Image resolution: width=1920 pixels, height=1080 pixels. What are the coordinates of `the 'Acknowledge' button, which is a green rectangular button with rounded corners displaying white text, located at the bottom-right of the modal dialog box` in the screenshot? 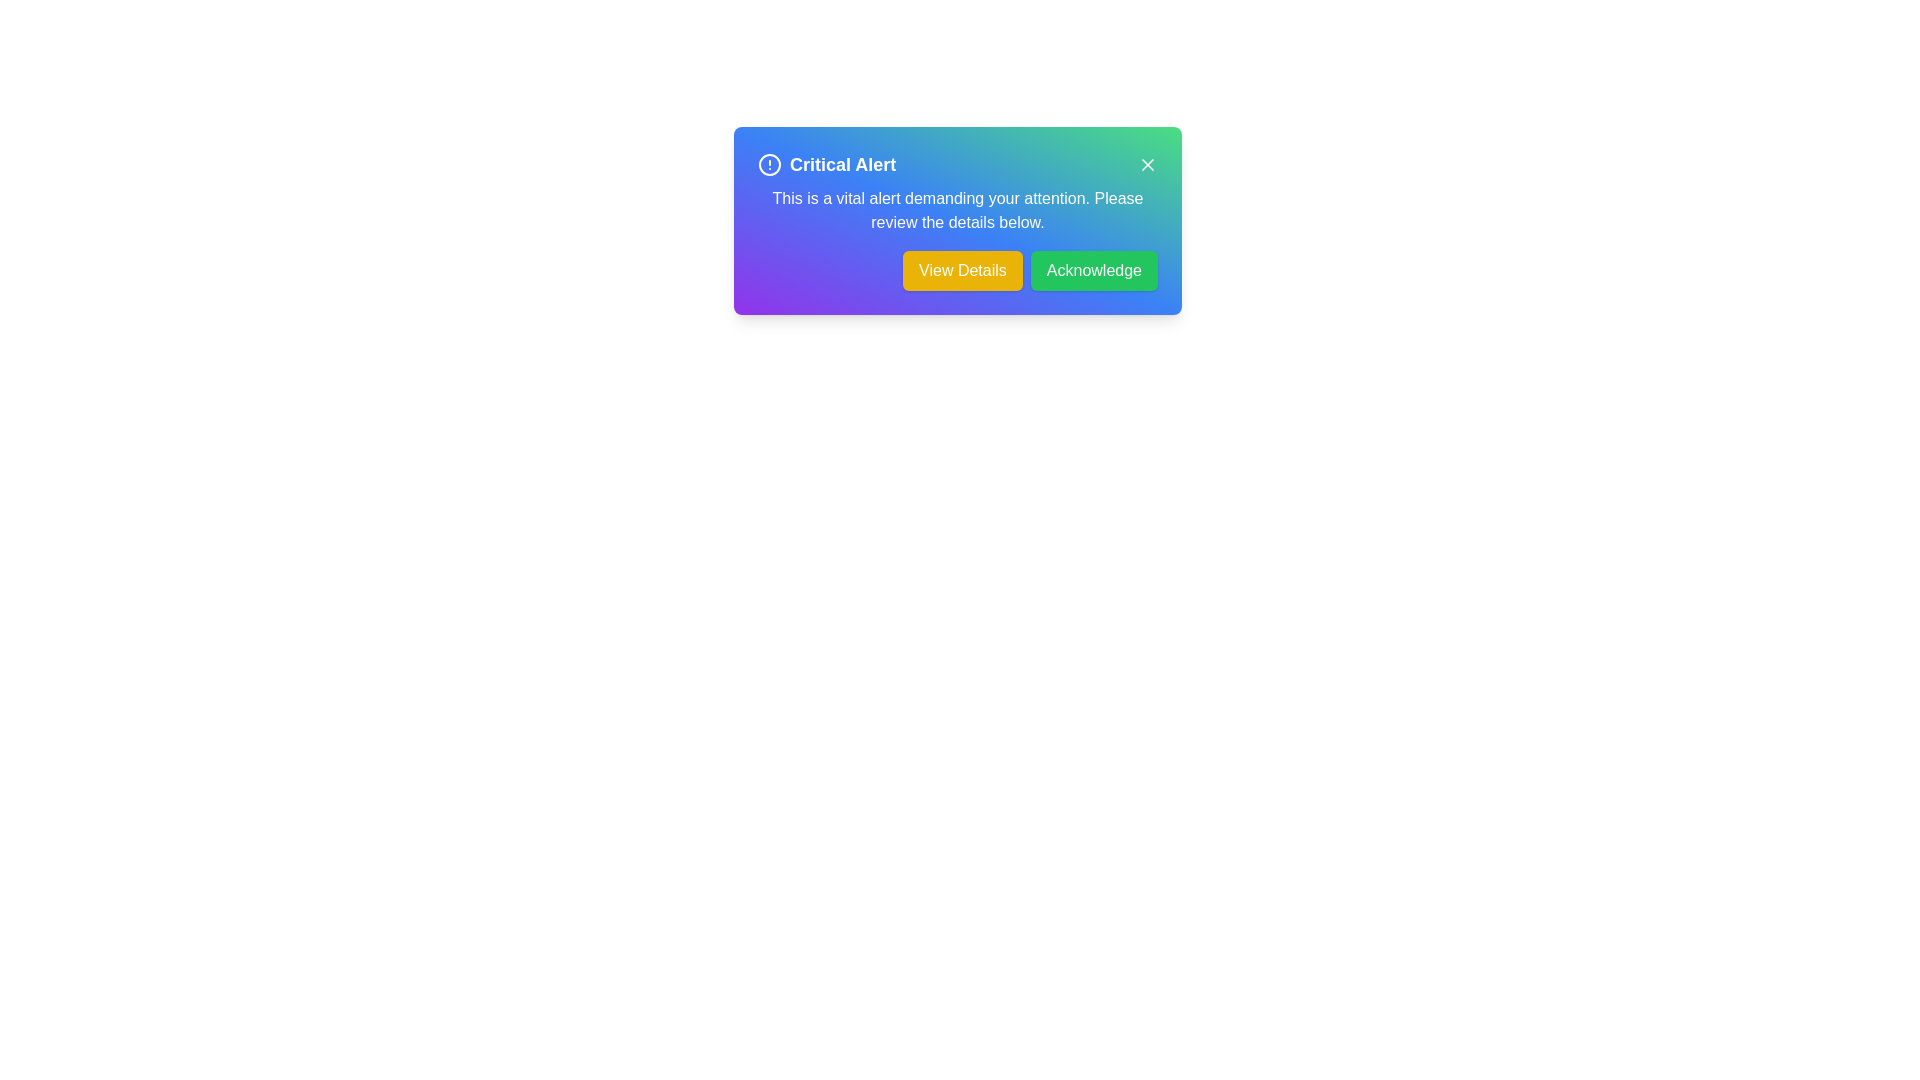 It's located at (1093, 270).